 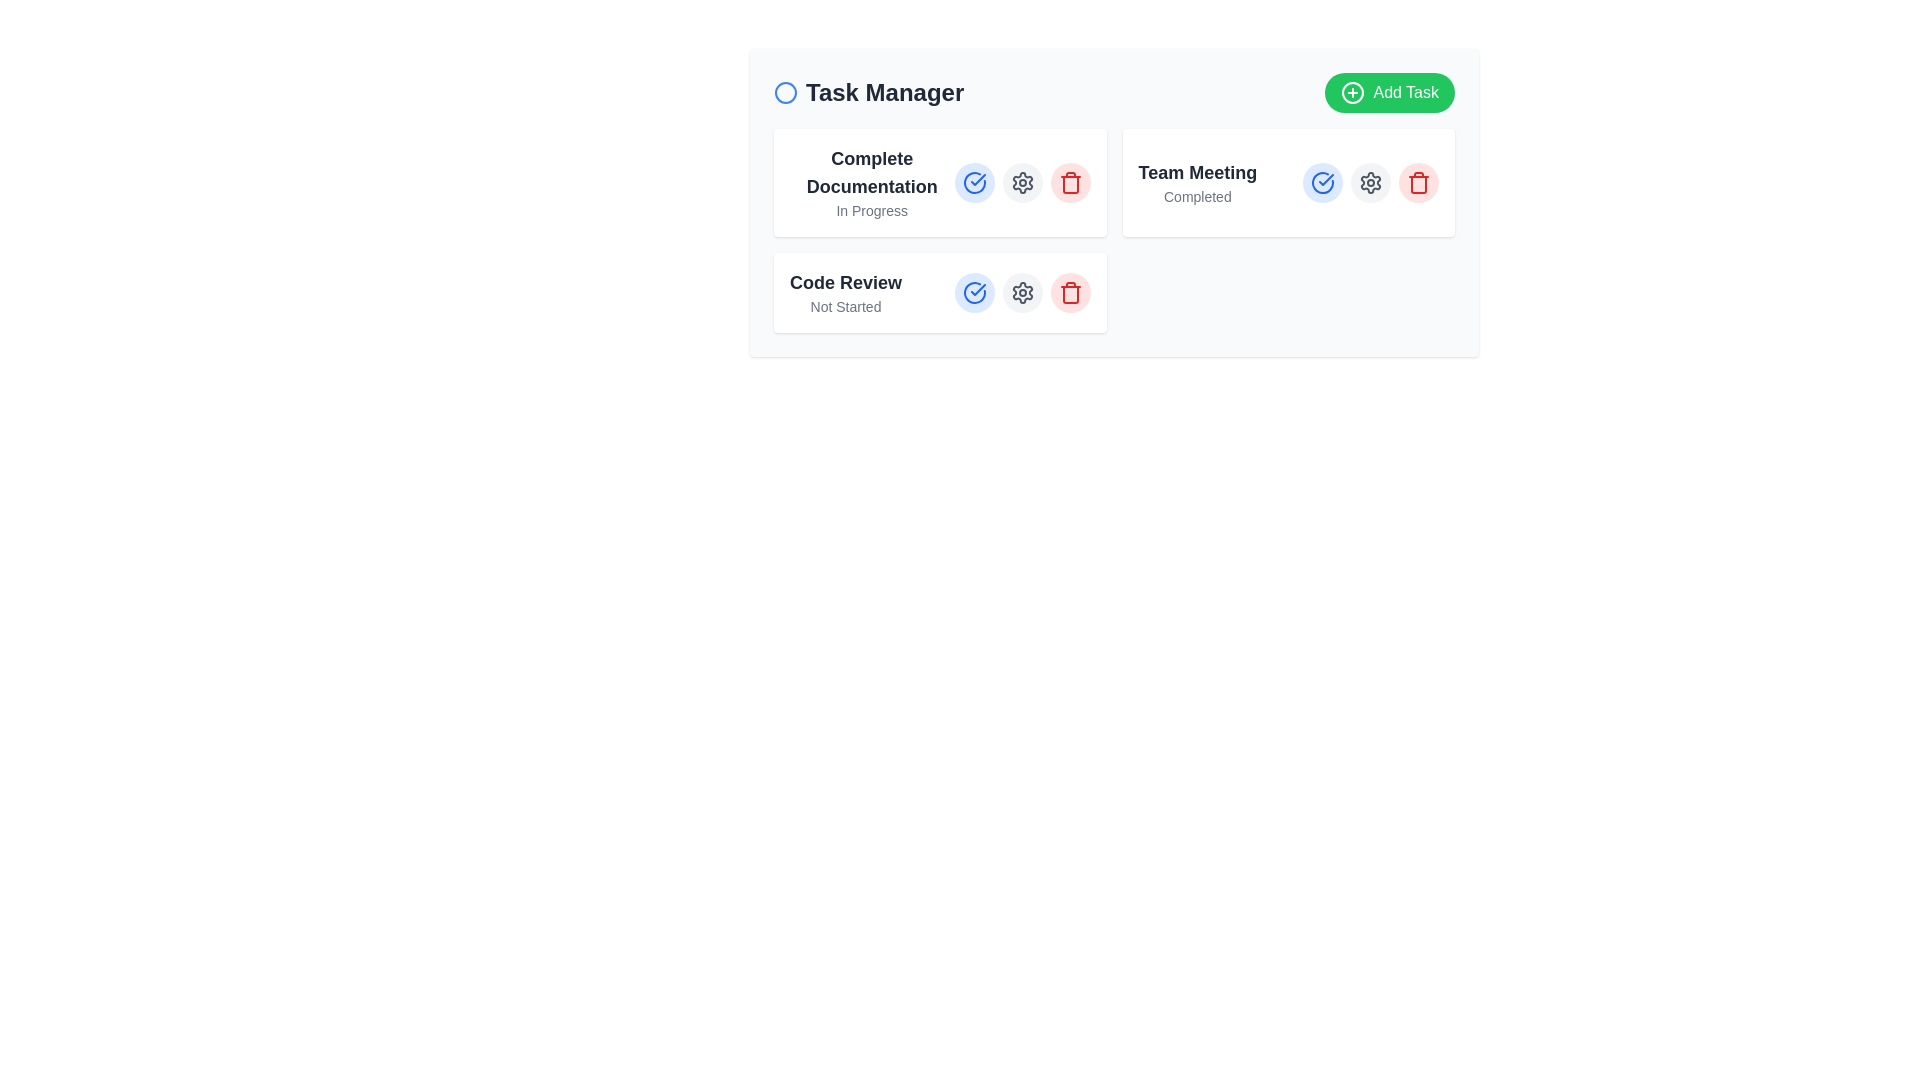 What do you see at coordinates (1022, 293) in the screenshot?
I see `any of the three circular buttons in the 'Code Review' task card's action section` at bounding box center [1022, 293].